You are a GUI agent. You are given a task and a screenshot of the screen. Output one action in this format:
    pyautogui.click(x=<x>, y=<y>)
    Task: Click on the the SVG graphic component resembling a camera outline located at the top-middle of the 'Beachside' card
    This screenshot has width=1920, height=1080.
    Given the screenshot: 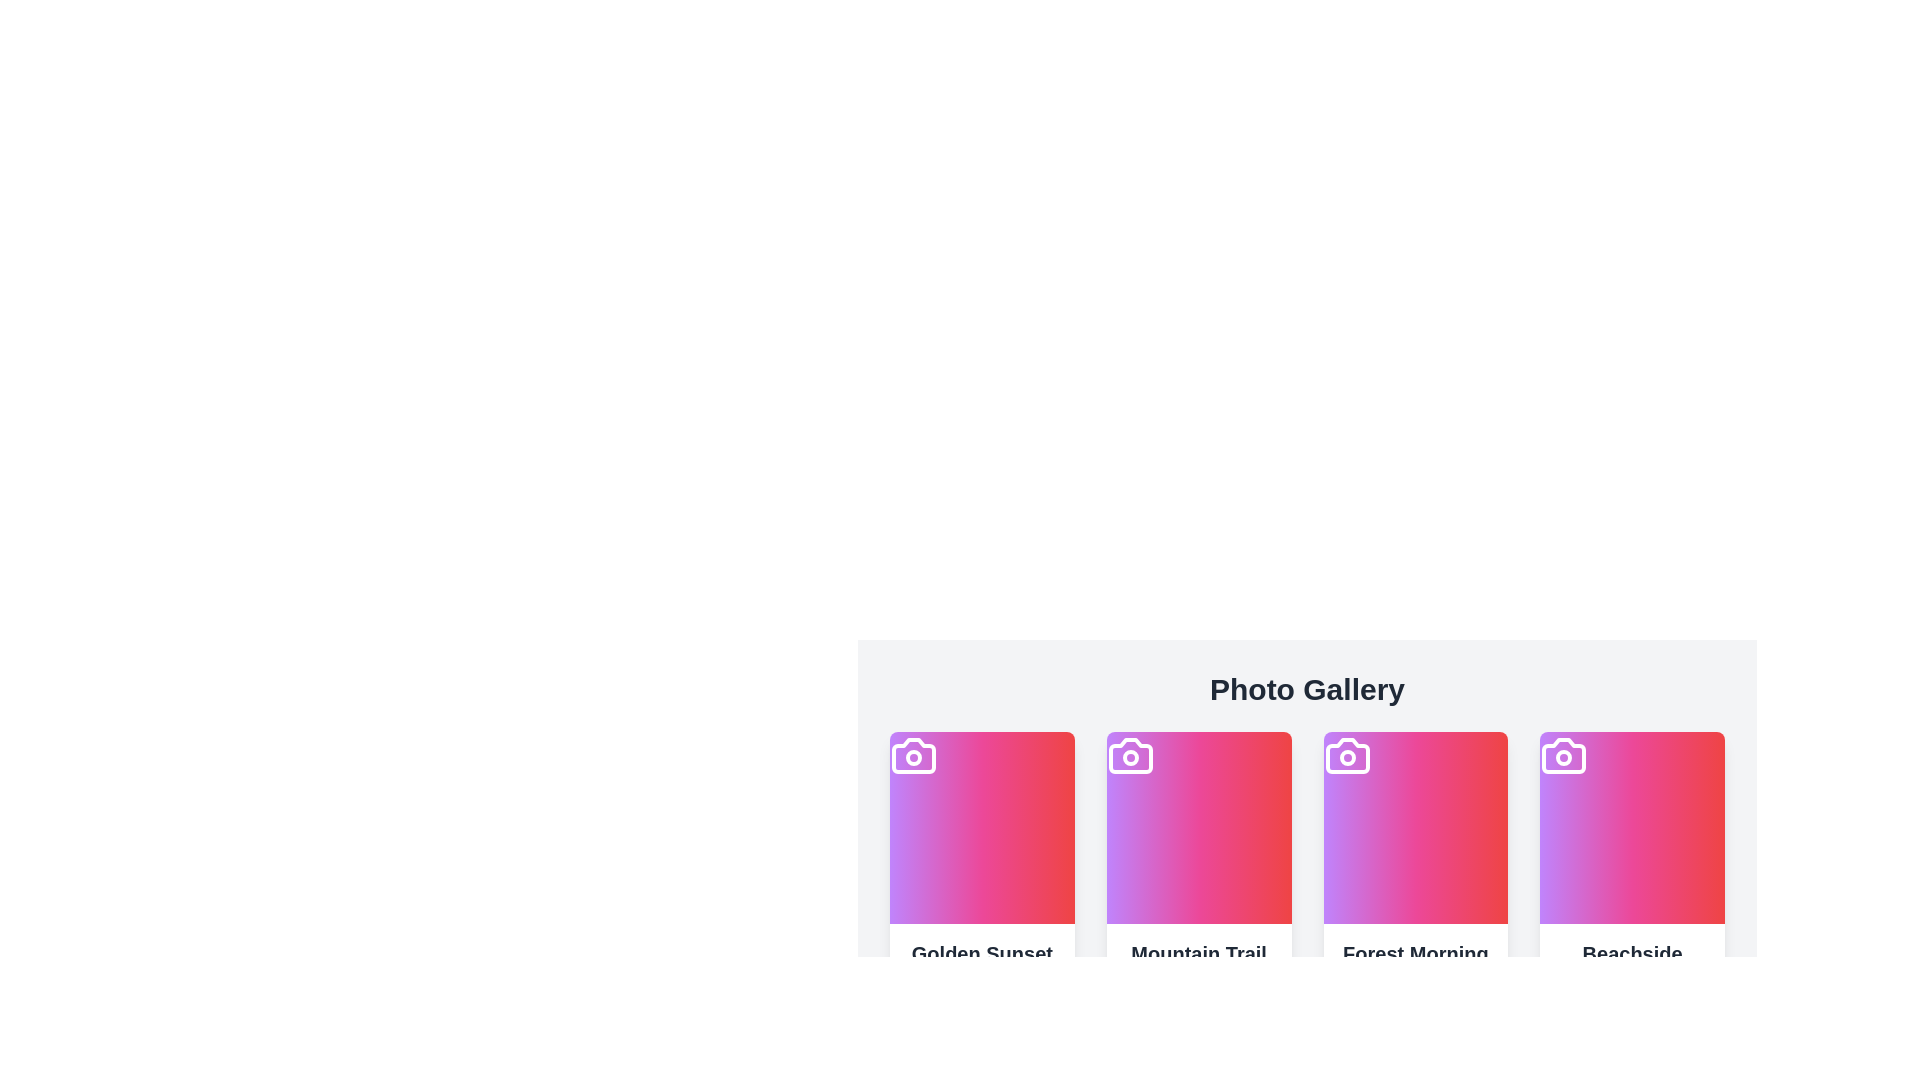 What is the action you would take?
    pyautogui.click(x=1563, y=756)
    